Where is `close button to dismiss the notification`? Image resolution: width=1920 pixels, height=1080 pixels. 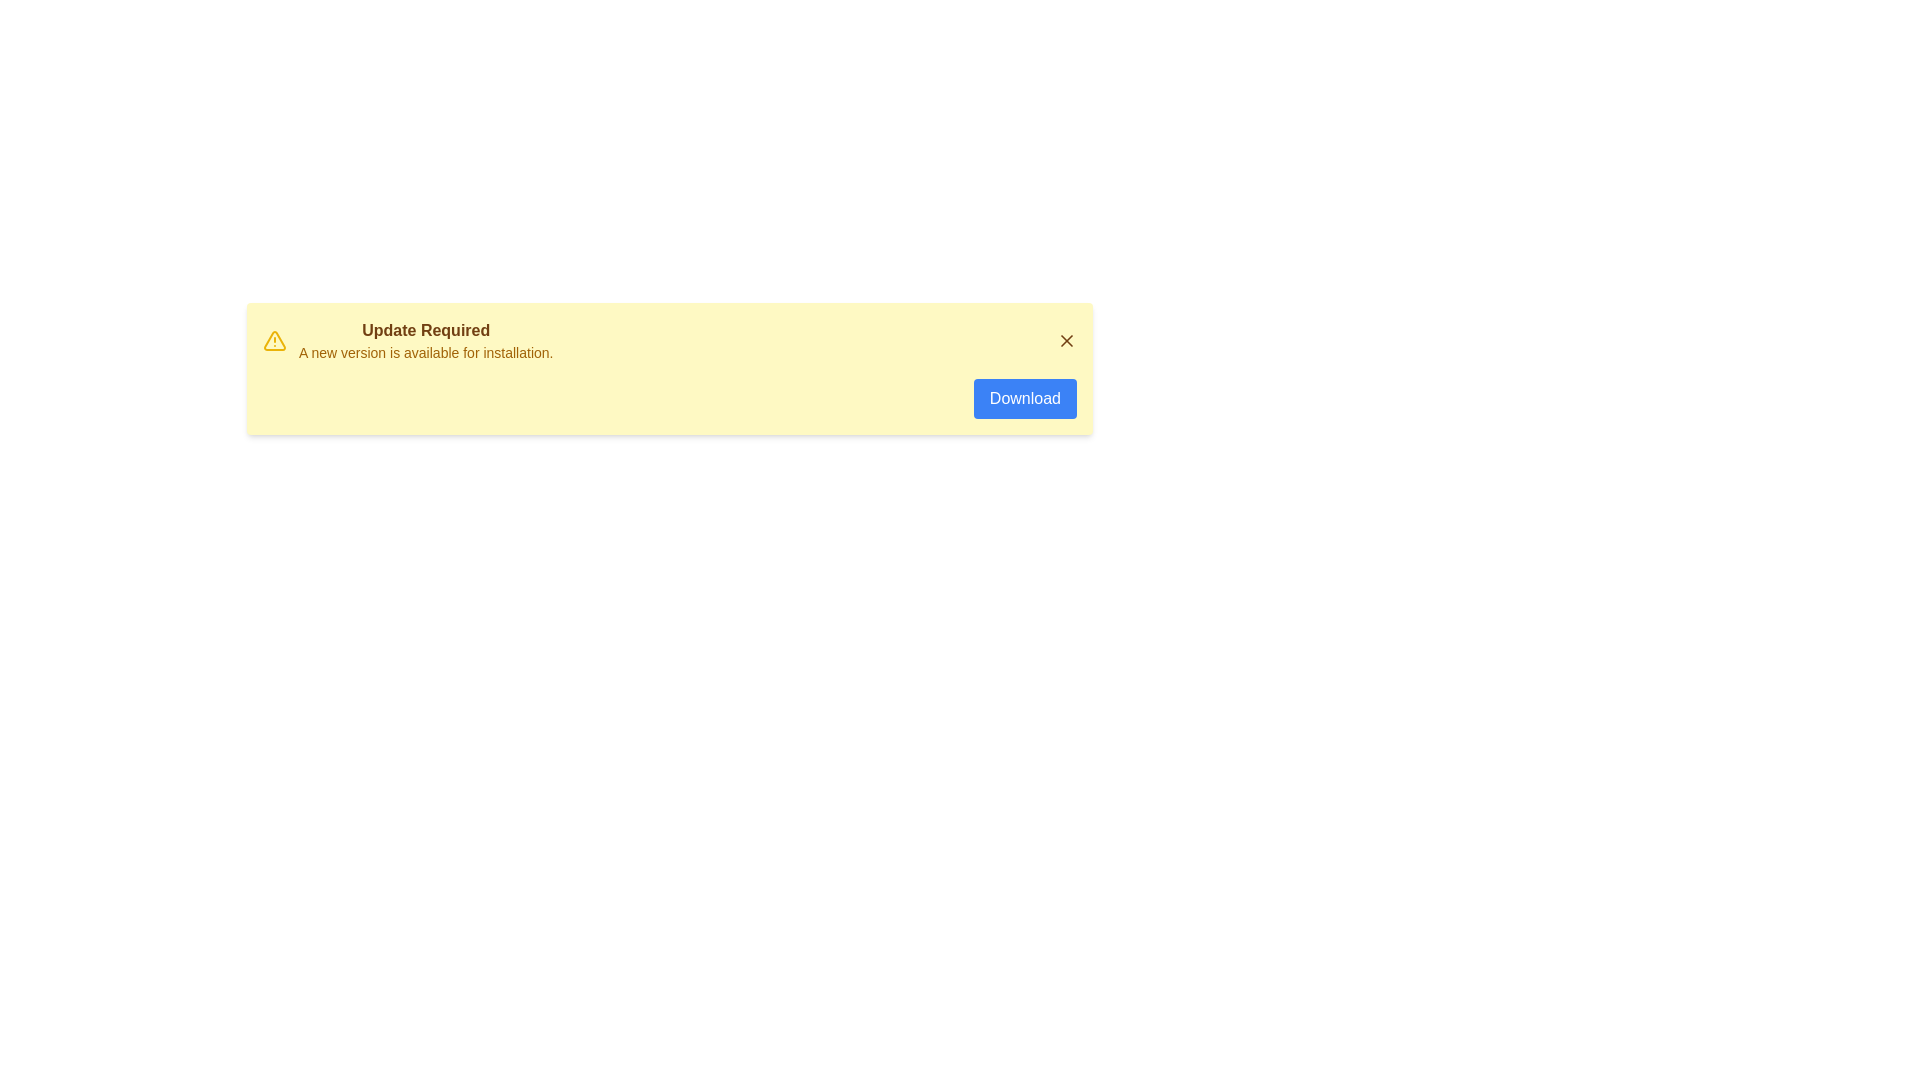 close button to dismiss the notification is located at coordinates (1065, 339).